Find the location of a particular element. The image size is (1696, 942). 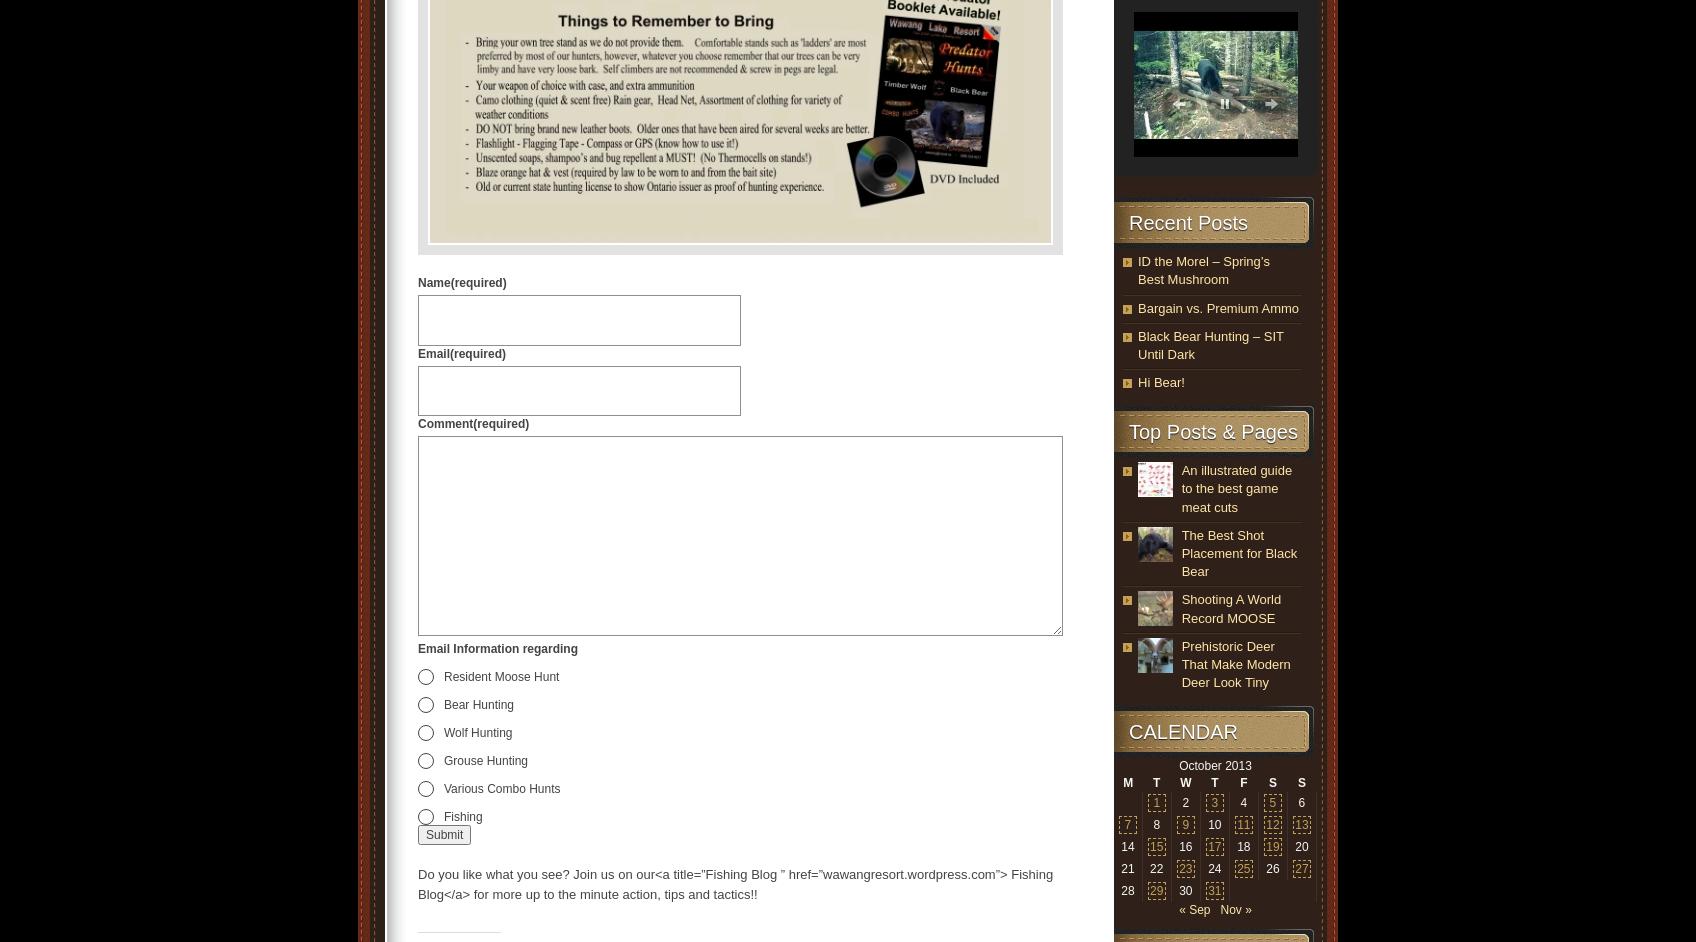

'18' is located at coordinates (1242, 845).